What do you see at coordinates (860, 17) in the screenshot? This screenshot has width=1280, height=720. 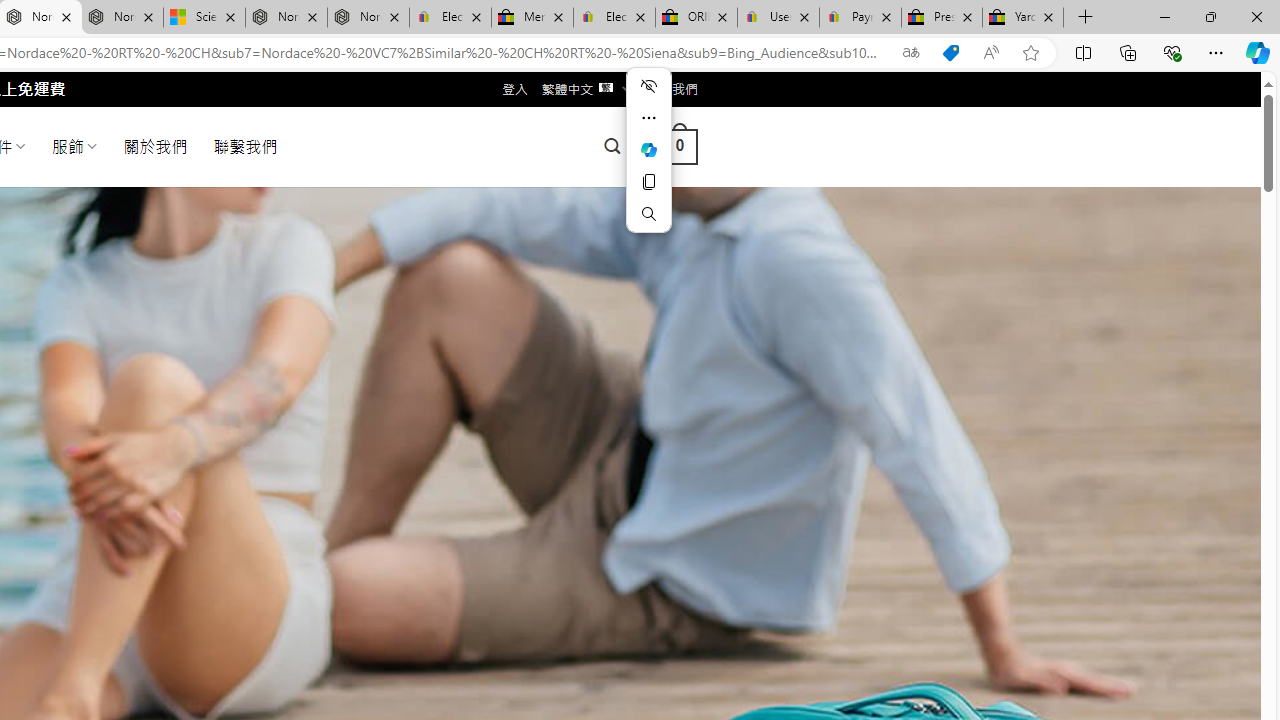 I see `'Payments Terms of Use | eBay.com'` at bounding box center [860, 17].